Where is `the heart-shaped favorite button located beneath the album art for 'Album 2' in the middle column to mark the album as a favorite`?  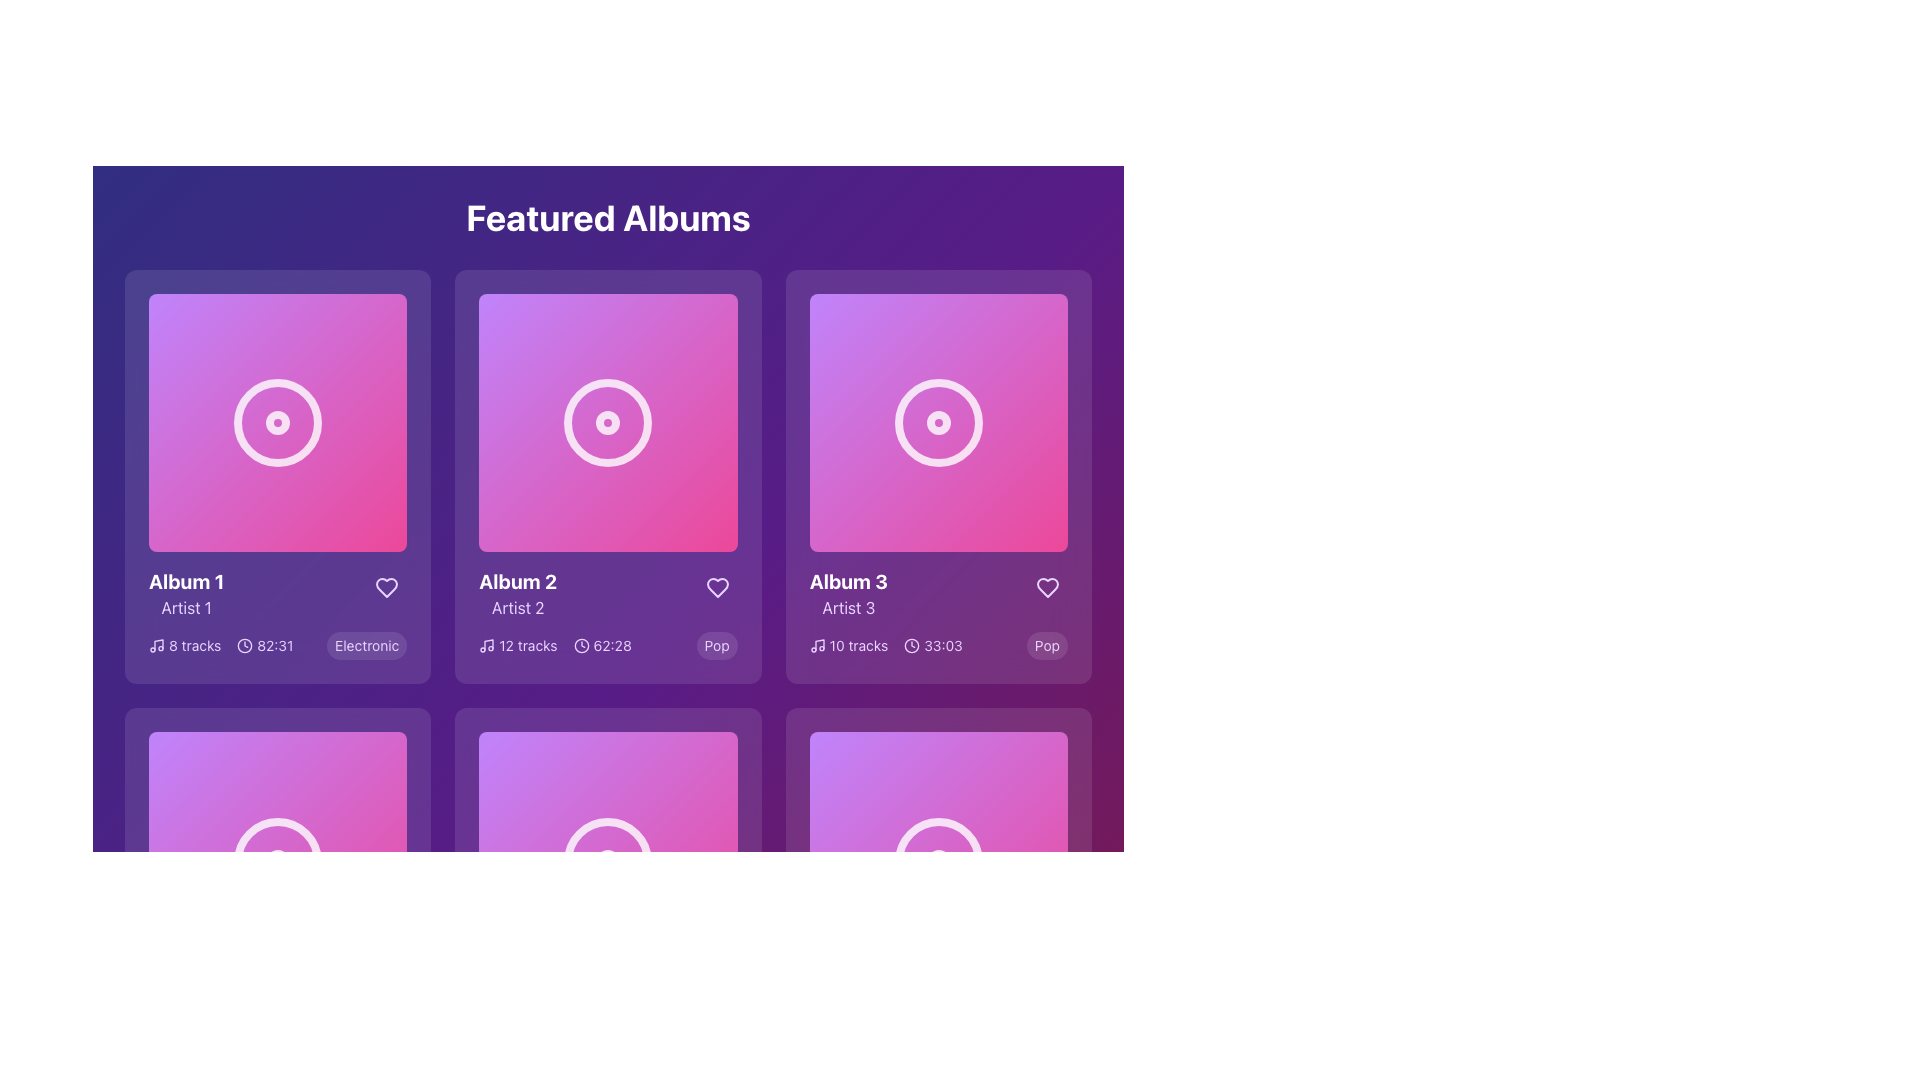 the heart-shaped favorite button located beneath the album art for 'Album 2' in the middle column to mark the album as a favorite is located at coordinates (717, 587).